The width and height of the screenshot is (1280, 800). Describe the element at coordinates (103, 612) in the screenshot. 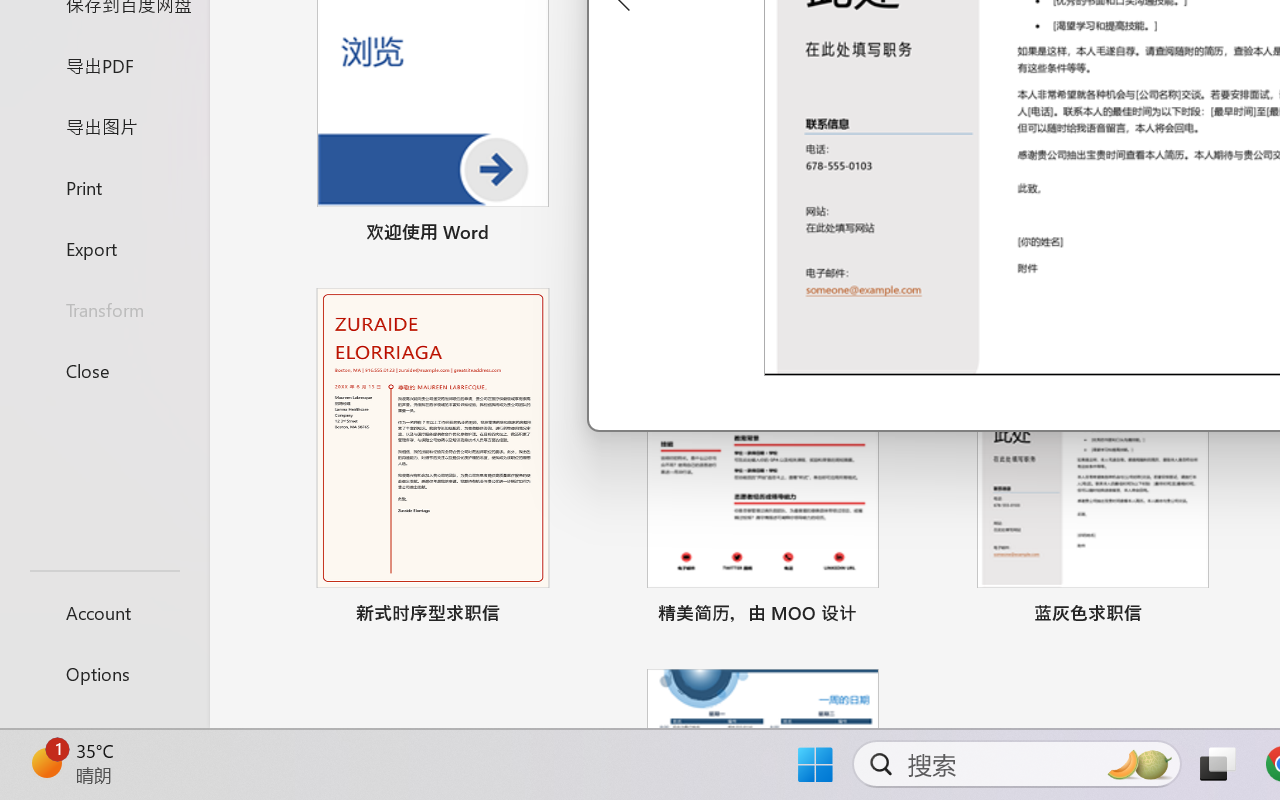

I see `'Account'` at that location.